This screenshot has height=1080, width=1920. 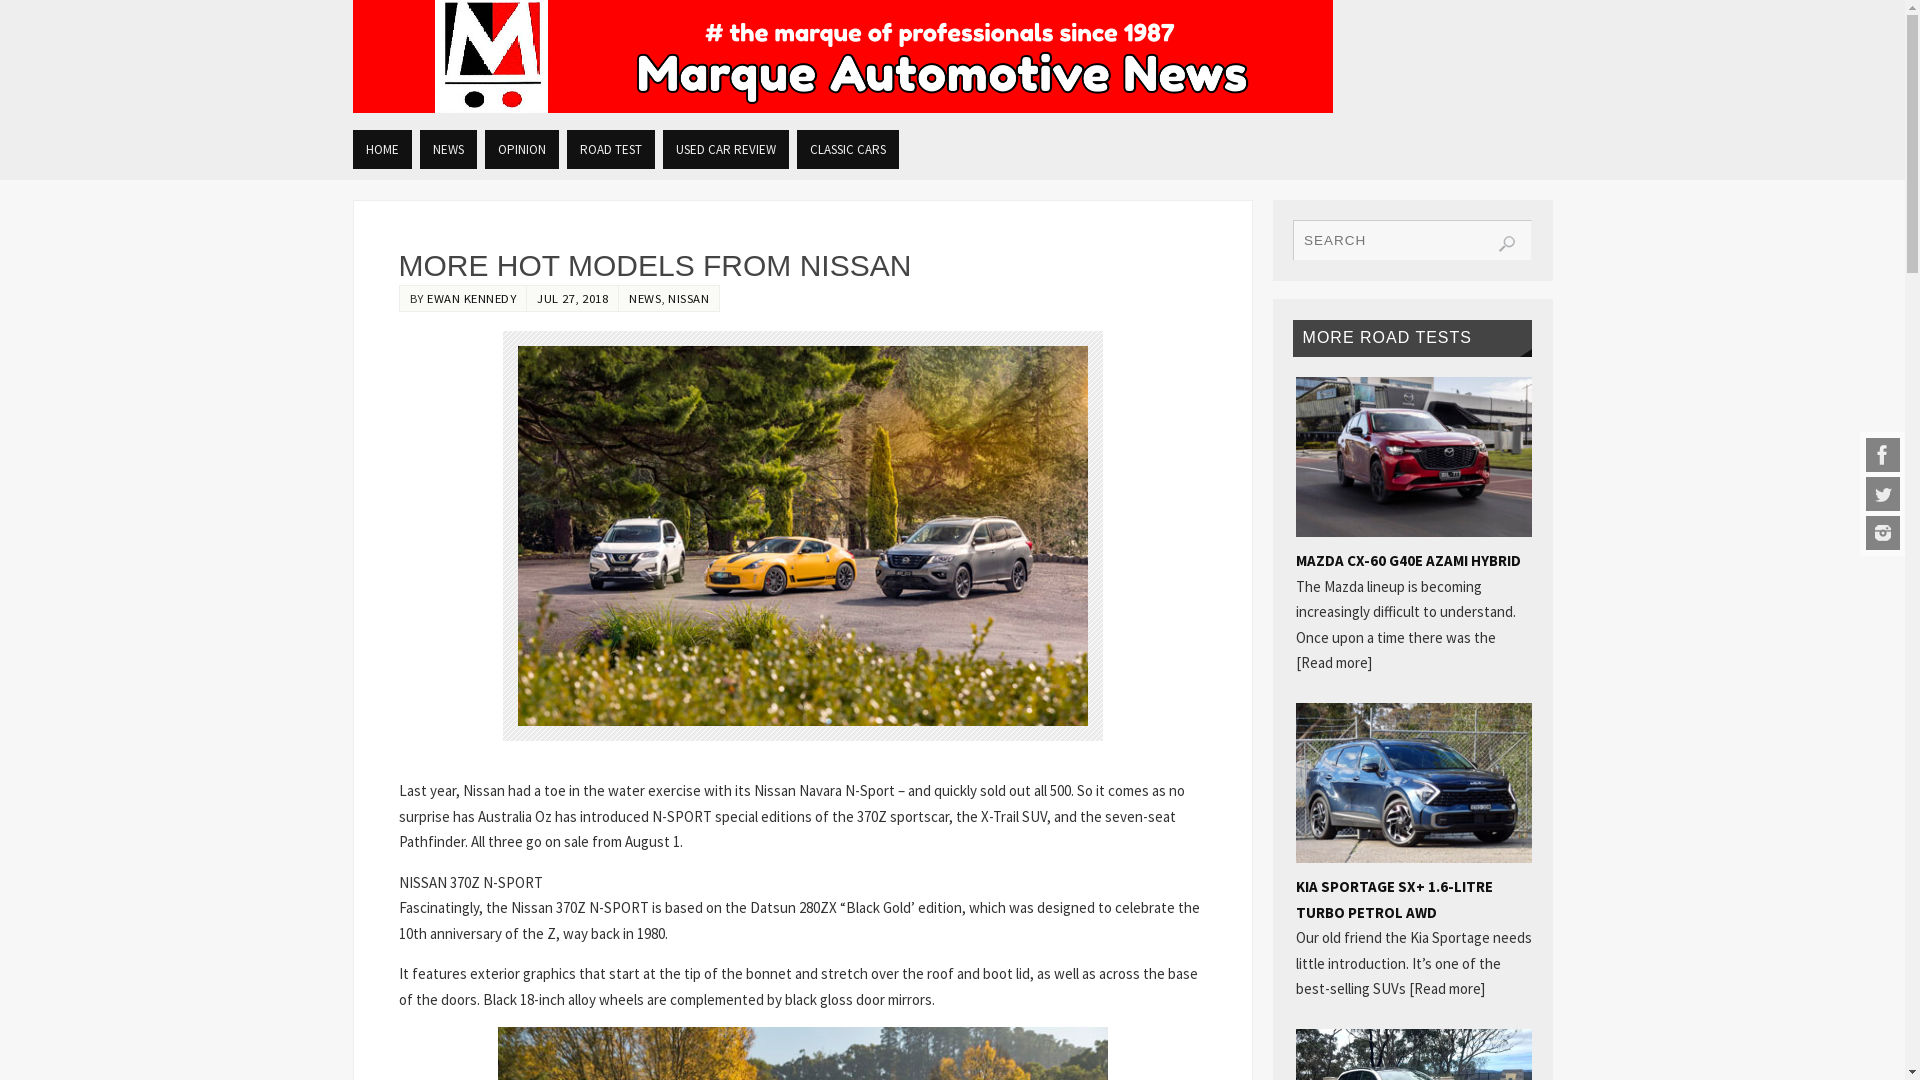 What do you see at coordinates (846, 148) in the screenshot?
I see `'CLASSIC CARS'` at bounding box center [846, 148].